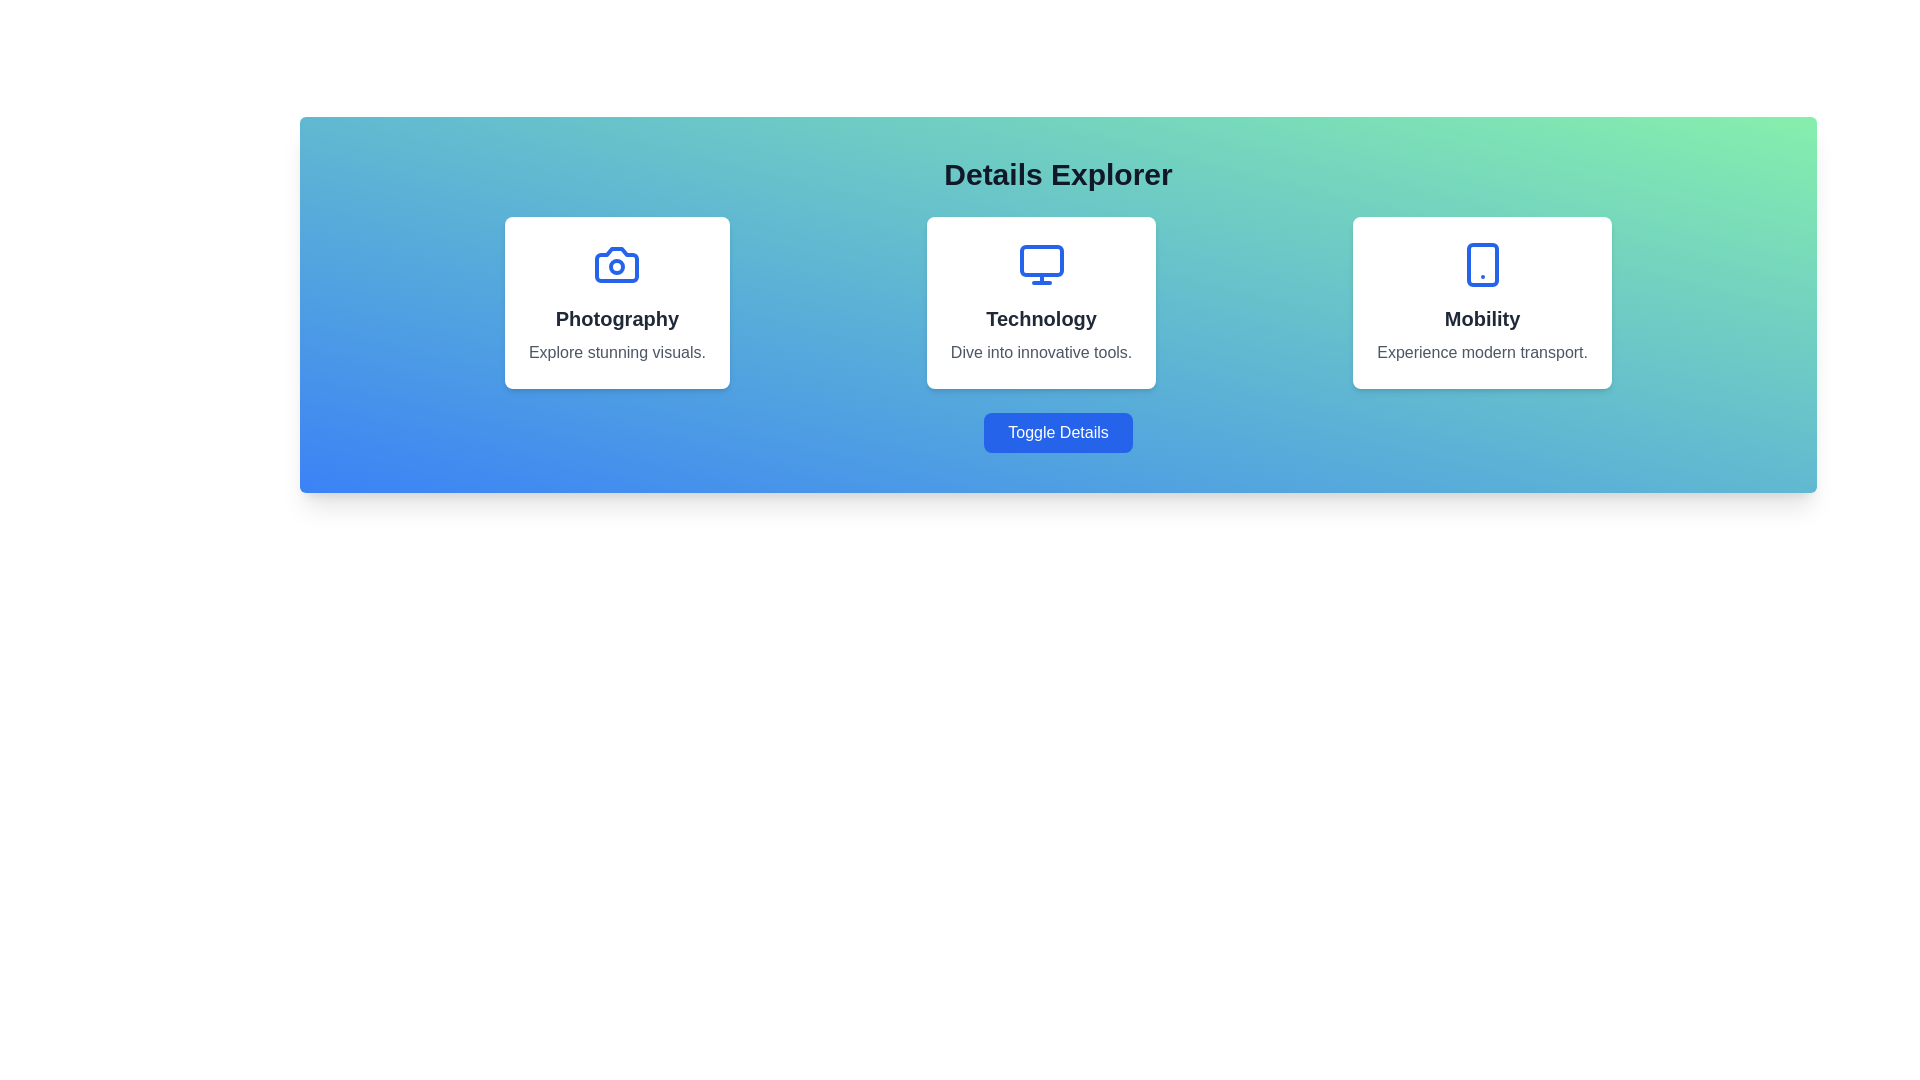 This screenshot has width=1920, height=1080. Describe the element at coordinates (1040, 264) in the screenshot. I see `the blue monitor icon located at the top center of the 'Technology' card in the 'Details Explorer' section` at that location.